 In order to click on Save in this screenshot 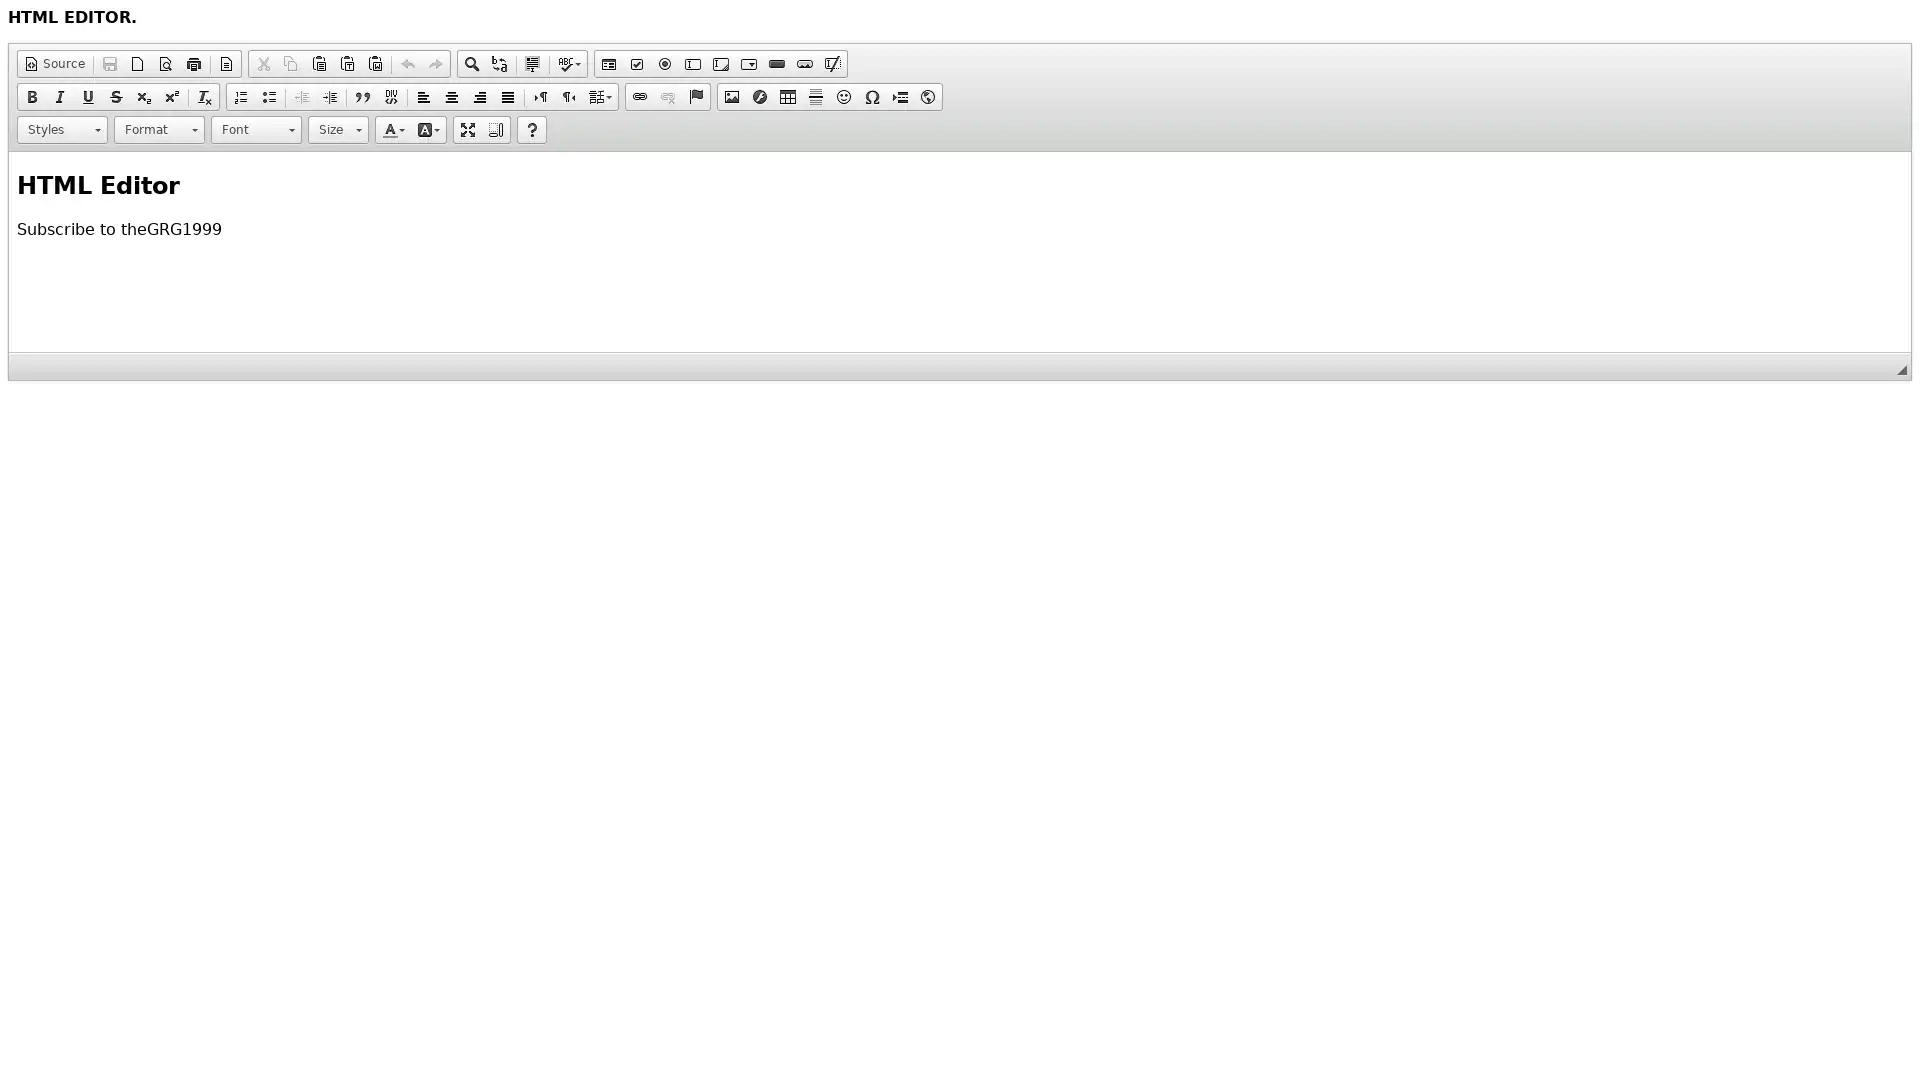, I will do `click(109, 63)`.